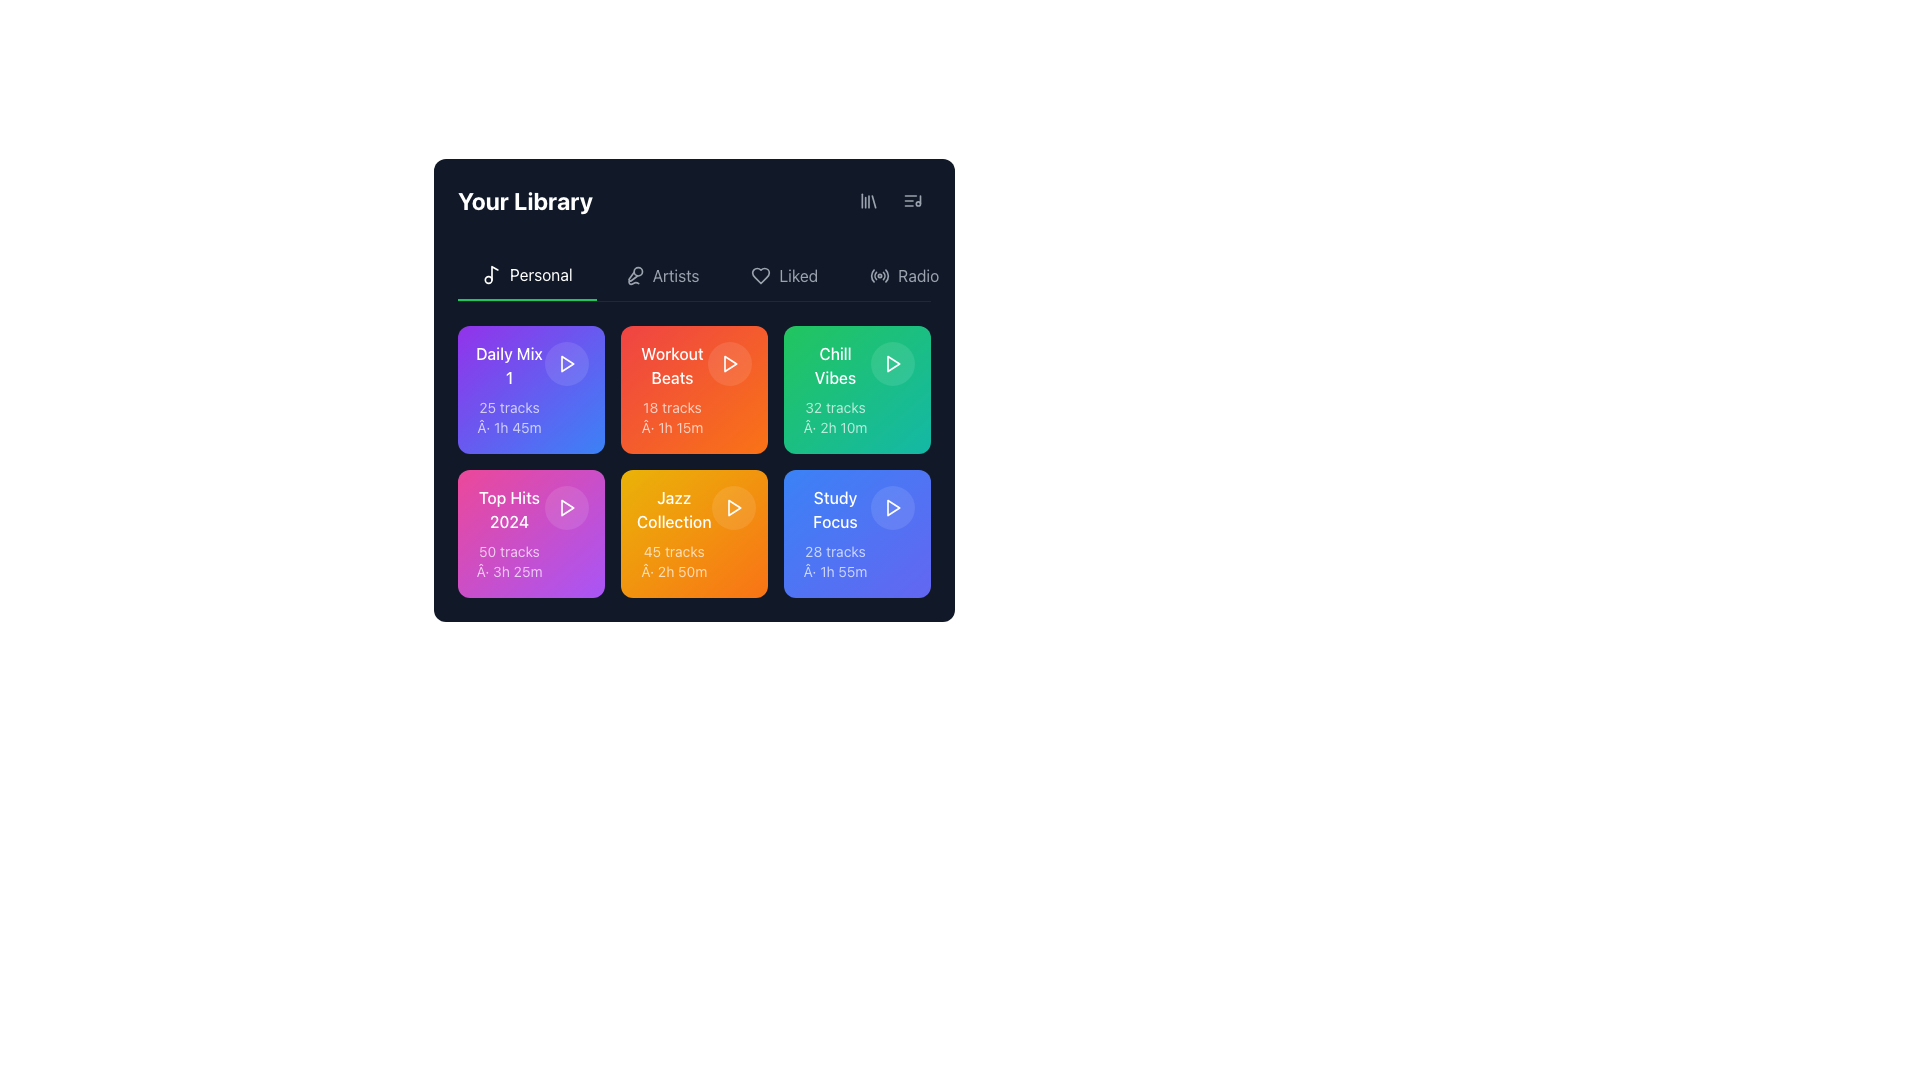 The width and height of the screenshot is (1920, 1080). I want to click on the 'Liked' icon in the navigation bar, so click(760, 276).